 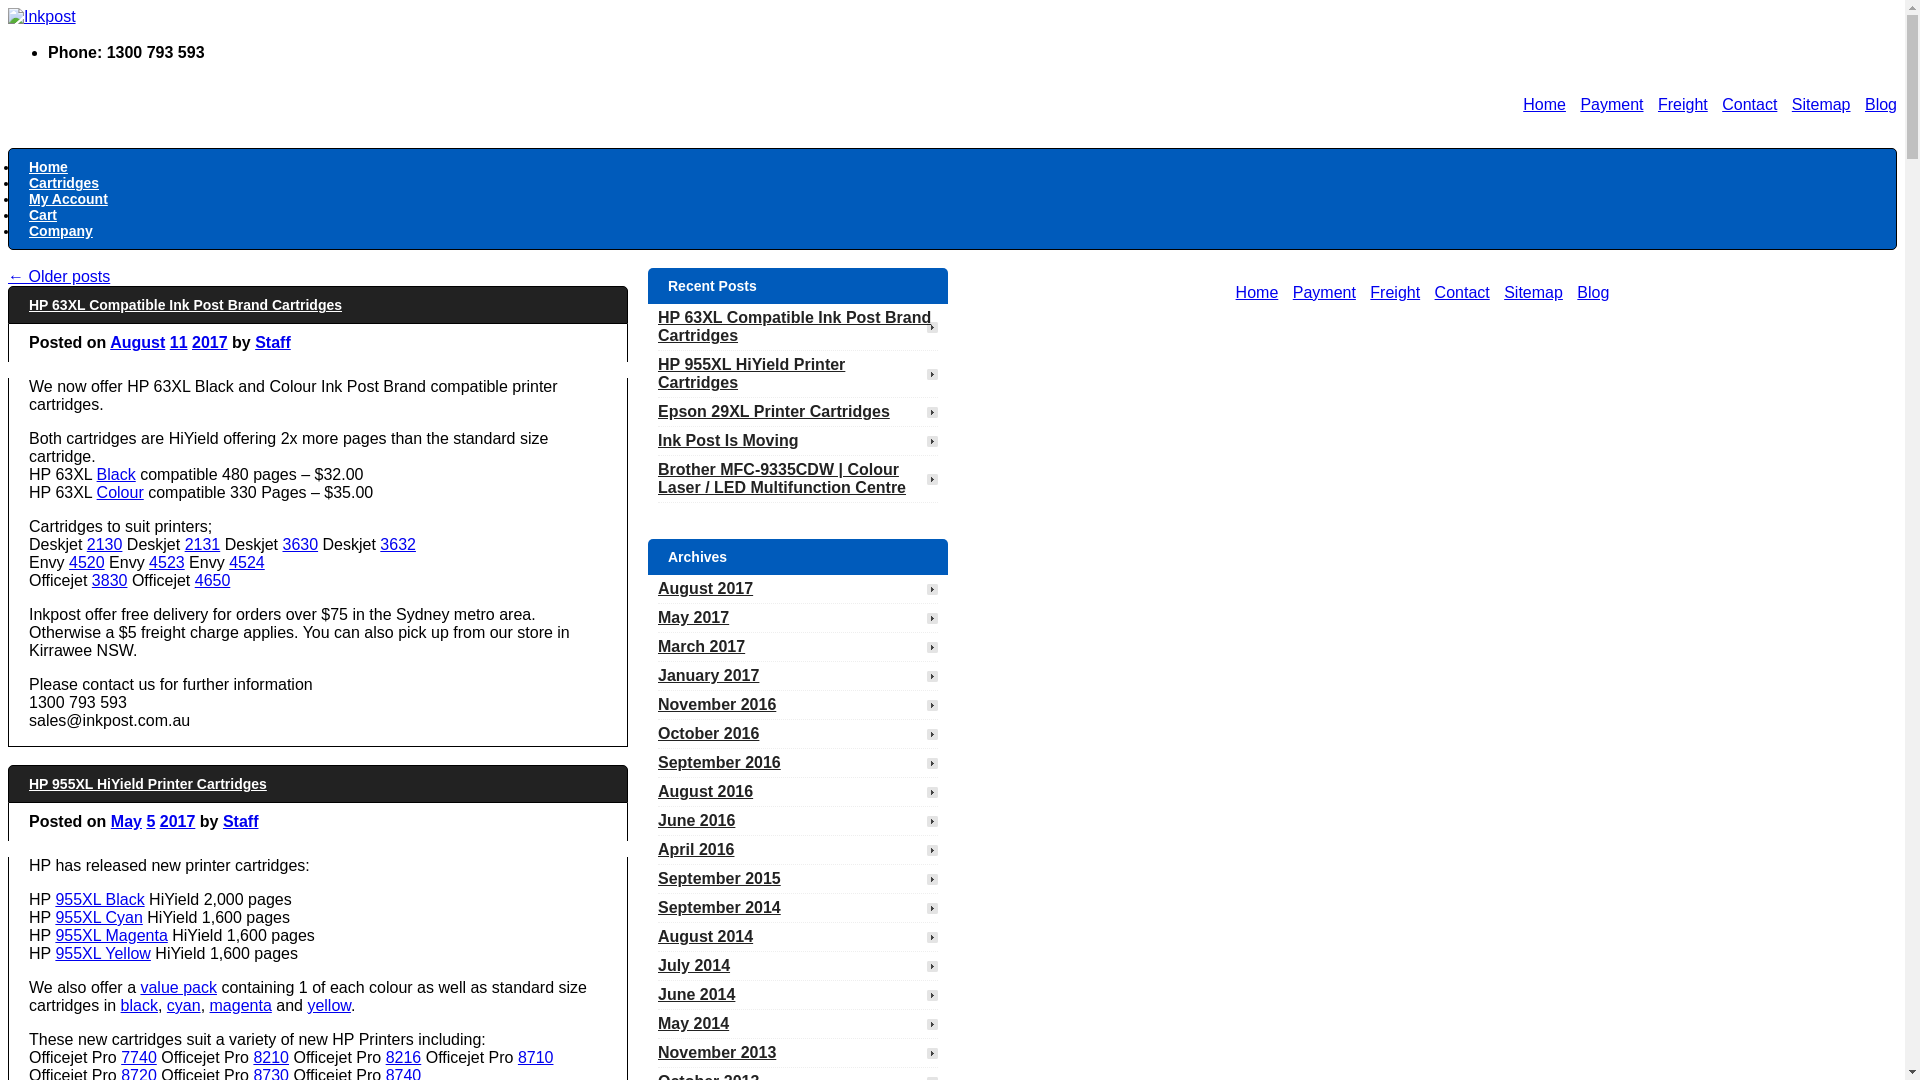 I want to click on '11', so click(x=178, y=341).